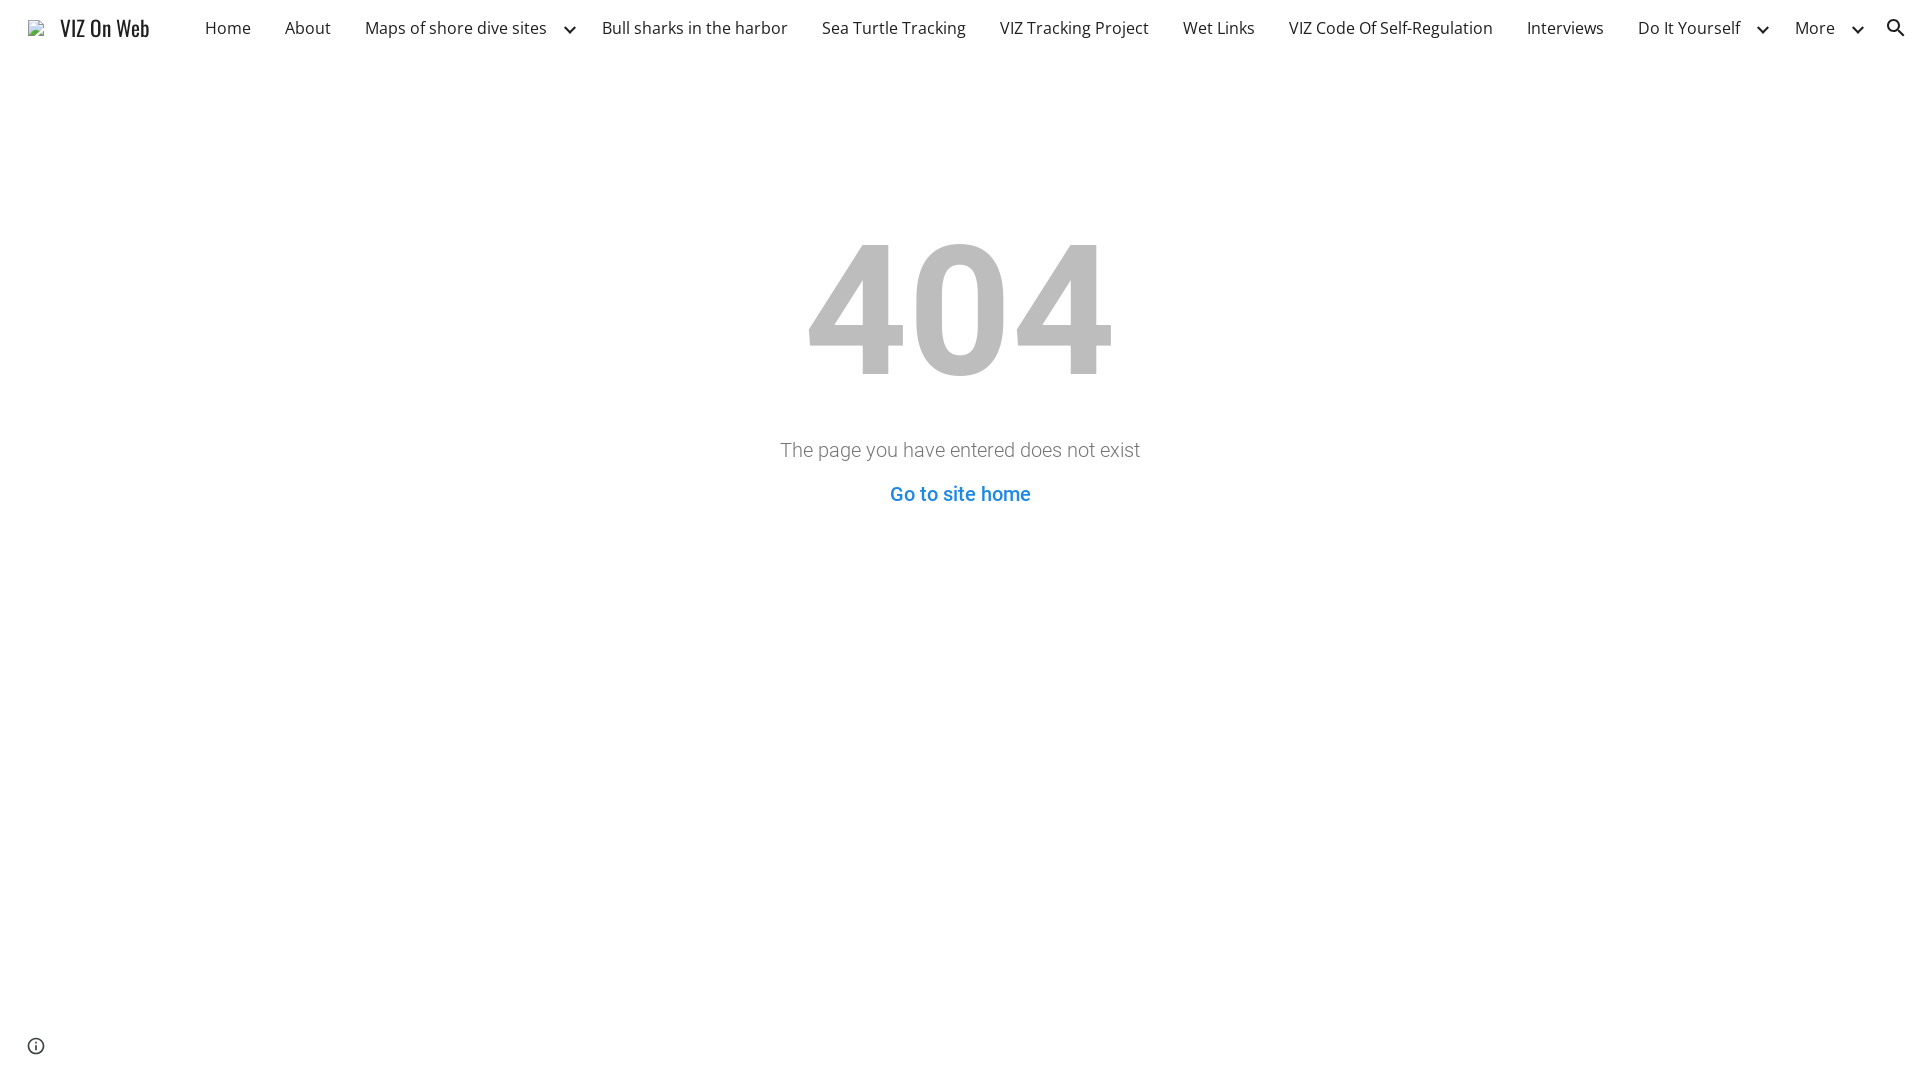  I want to click on 'Sea Turtle Tracking', so click(892, 27).